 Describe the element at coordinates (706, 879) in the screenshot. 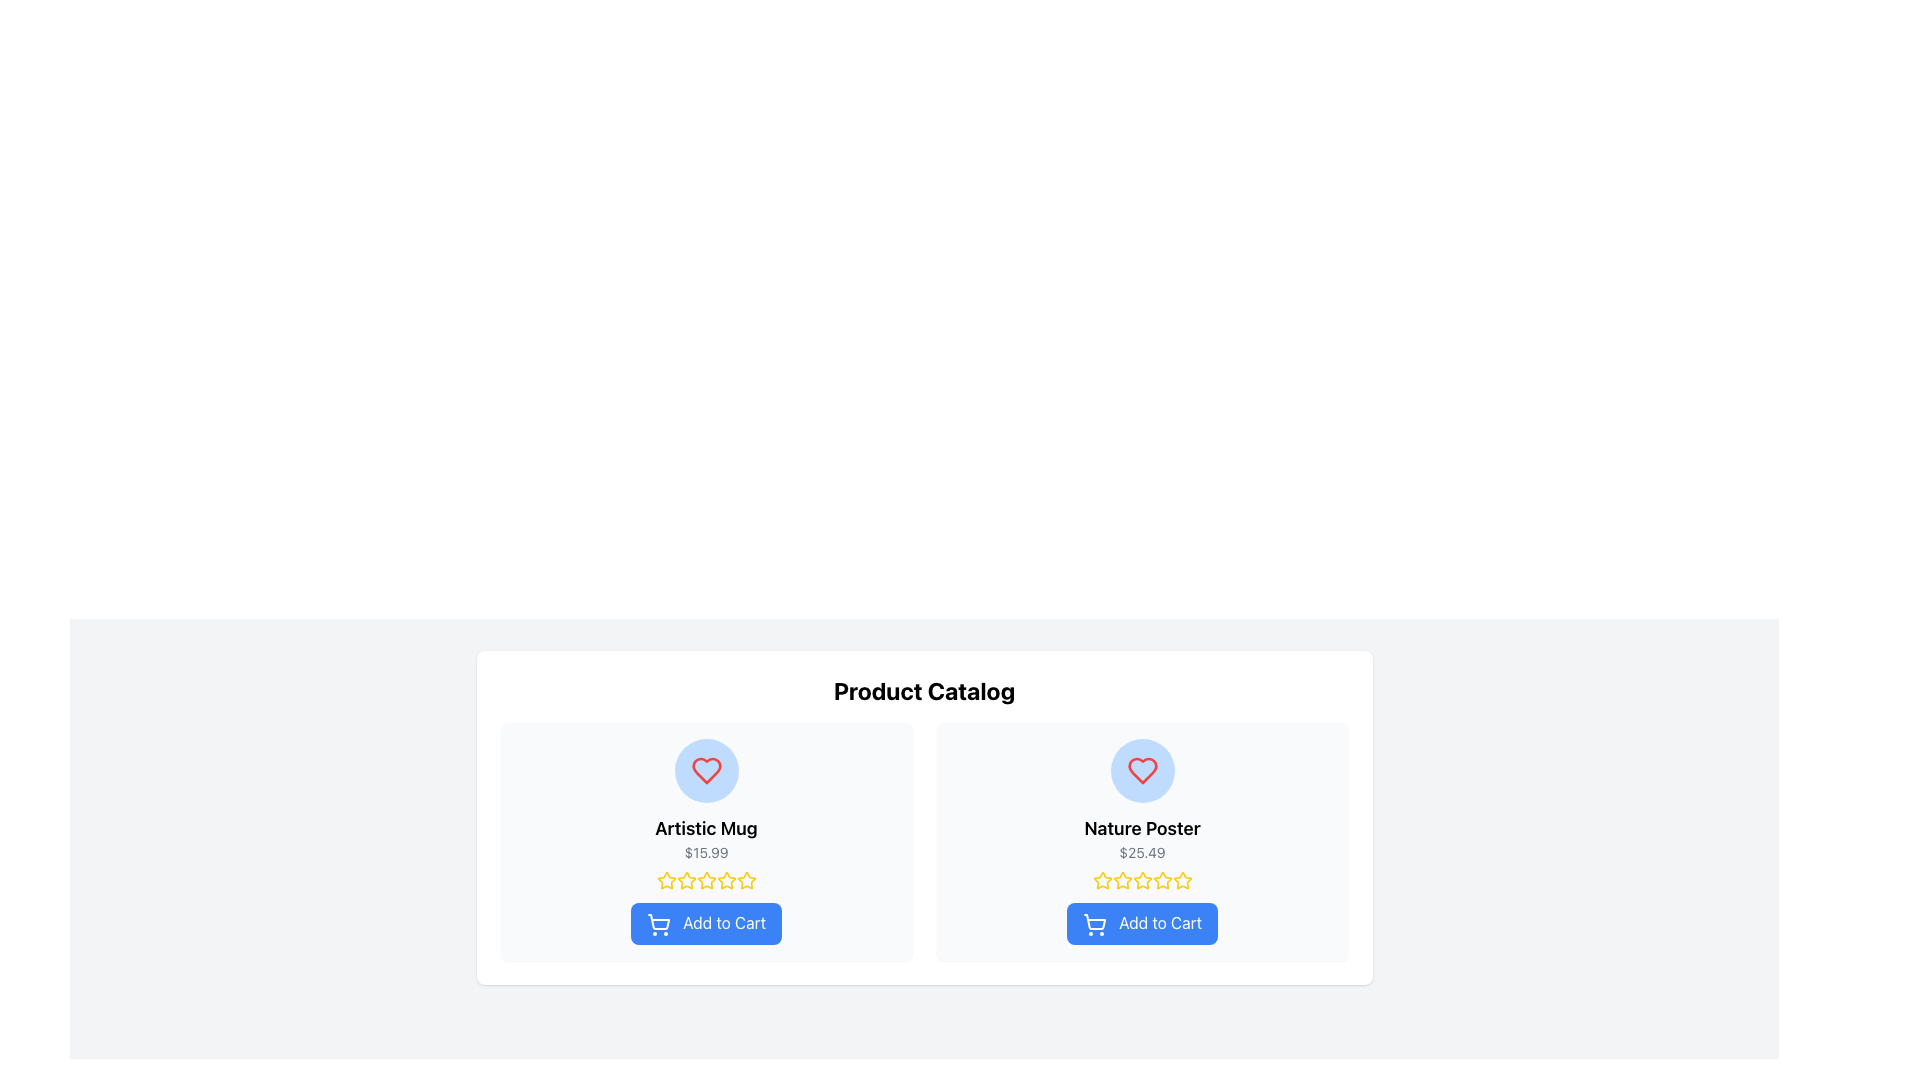

I see `the highlighted third star icon in the rating system below the price of the 'Artistic Mug'` at that location.